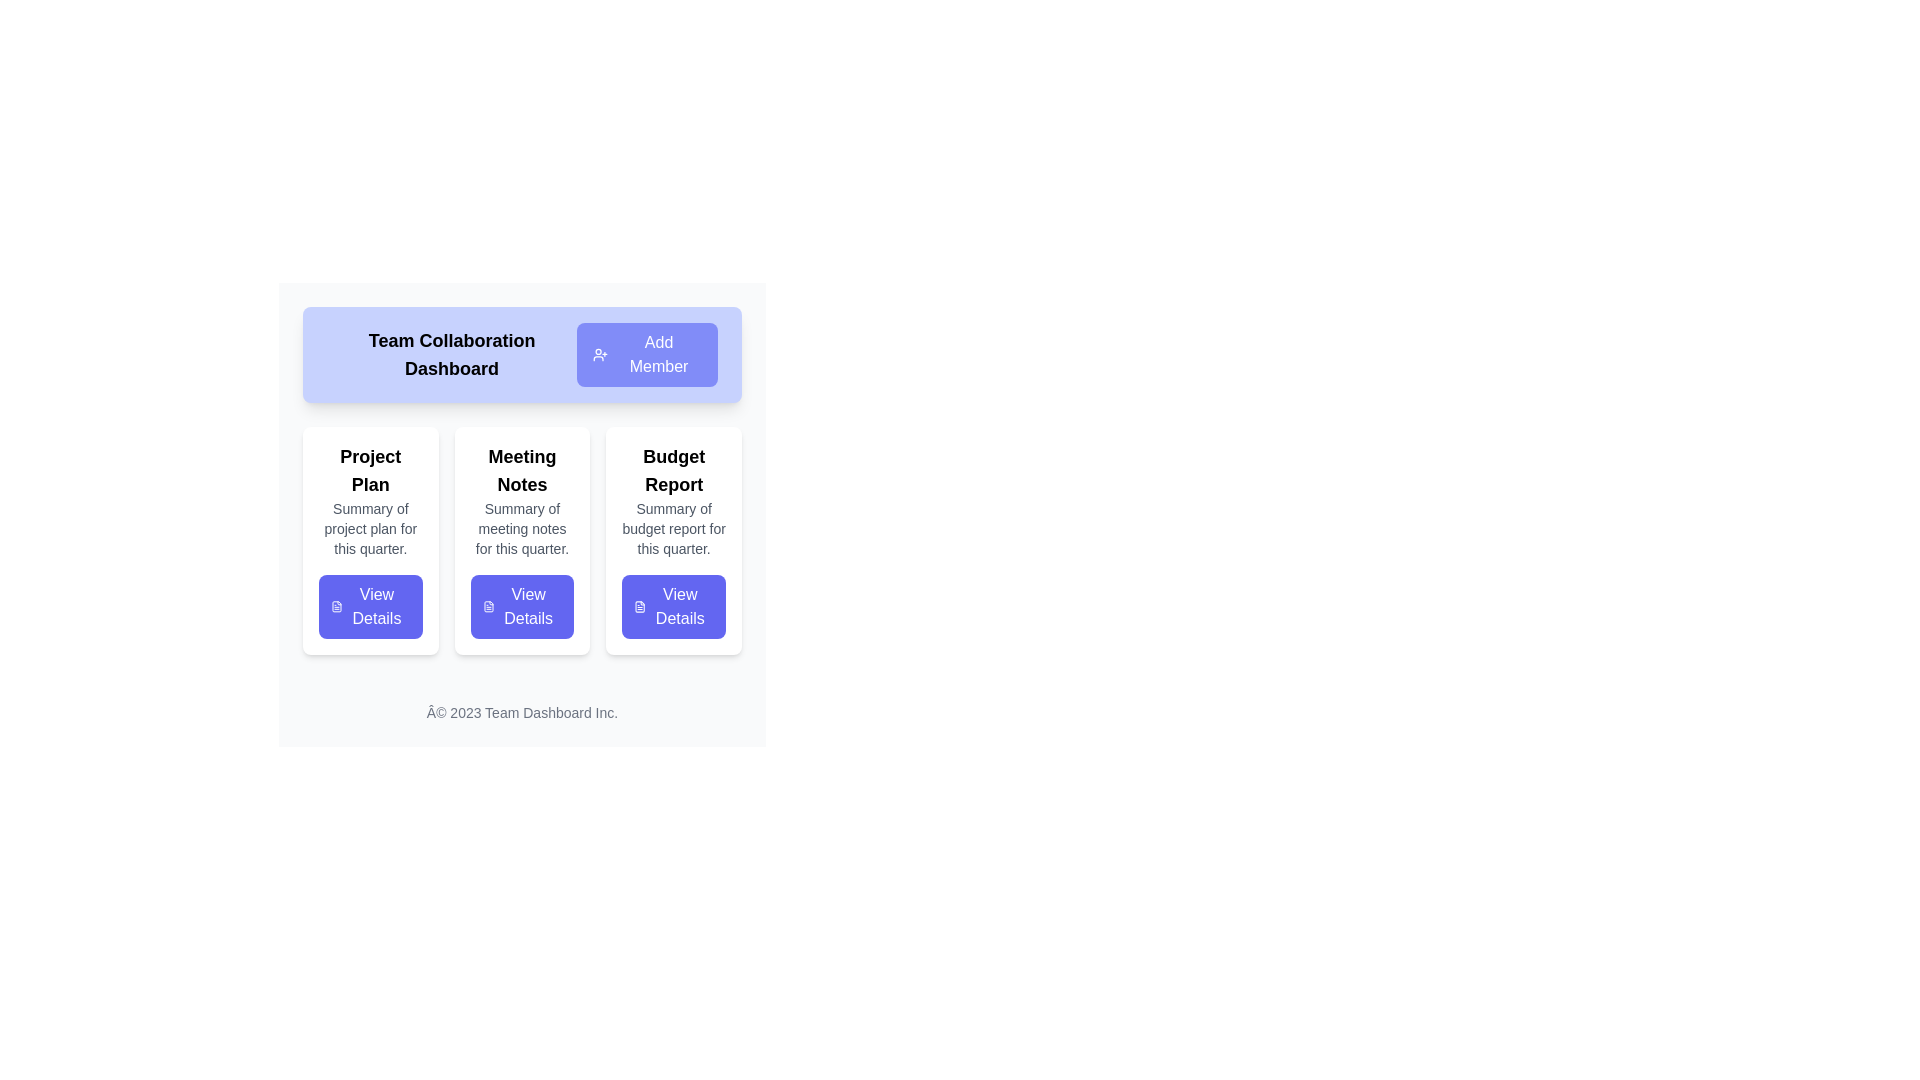 The width and height of the screenshot is (1920, 1080). Describe the element at coordinates (674, 605) in the screenshot. I see `the 'View Details' button with a blue background and white text, located at the bottom of the 'Budget Report' card` at that location.